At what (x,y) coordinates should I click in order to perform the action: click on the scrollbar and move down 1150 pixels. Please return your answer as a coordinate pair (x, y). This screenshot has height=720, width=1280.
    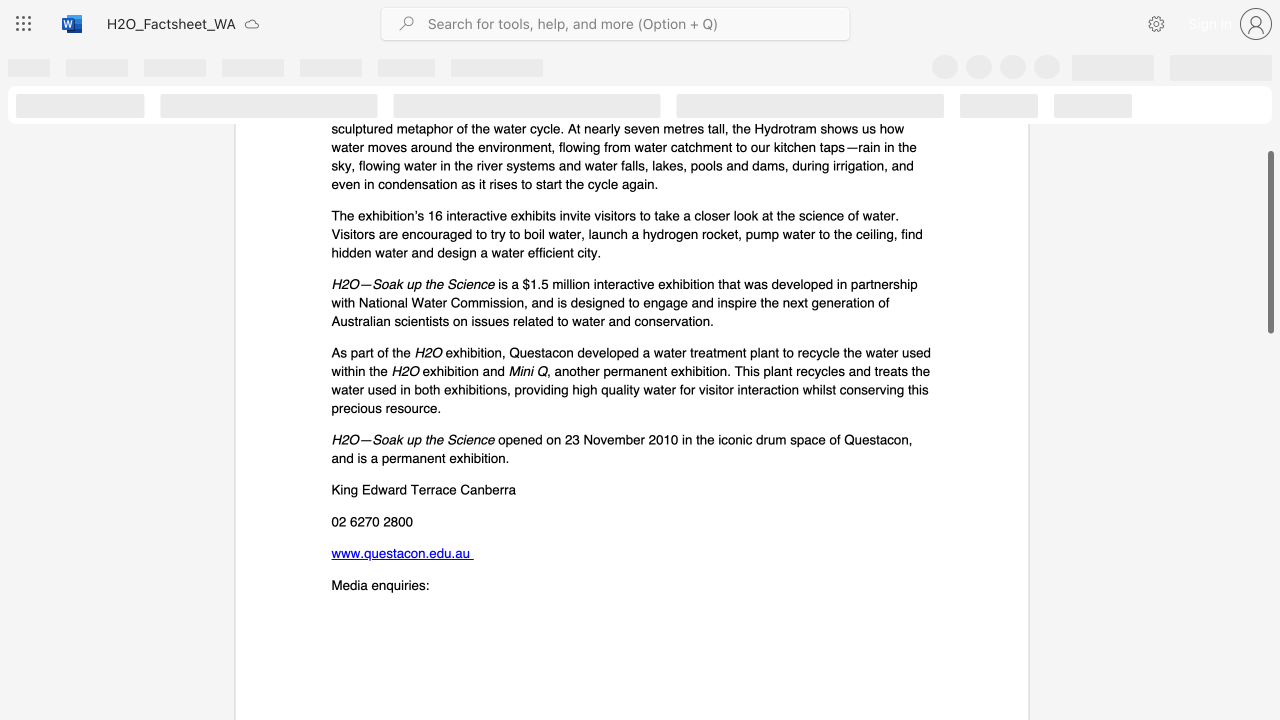
    Looking at the image, I should click on (1269, 241).